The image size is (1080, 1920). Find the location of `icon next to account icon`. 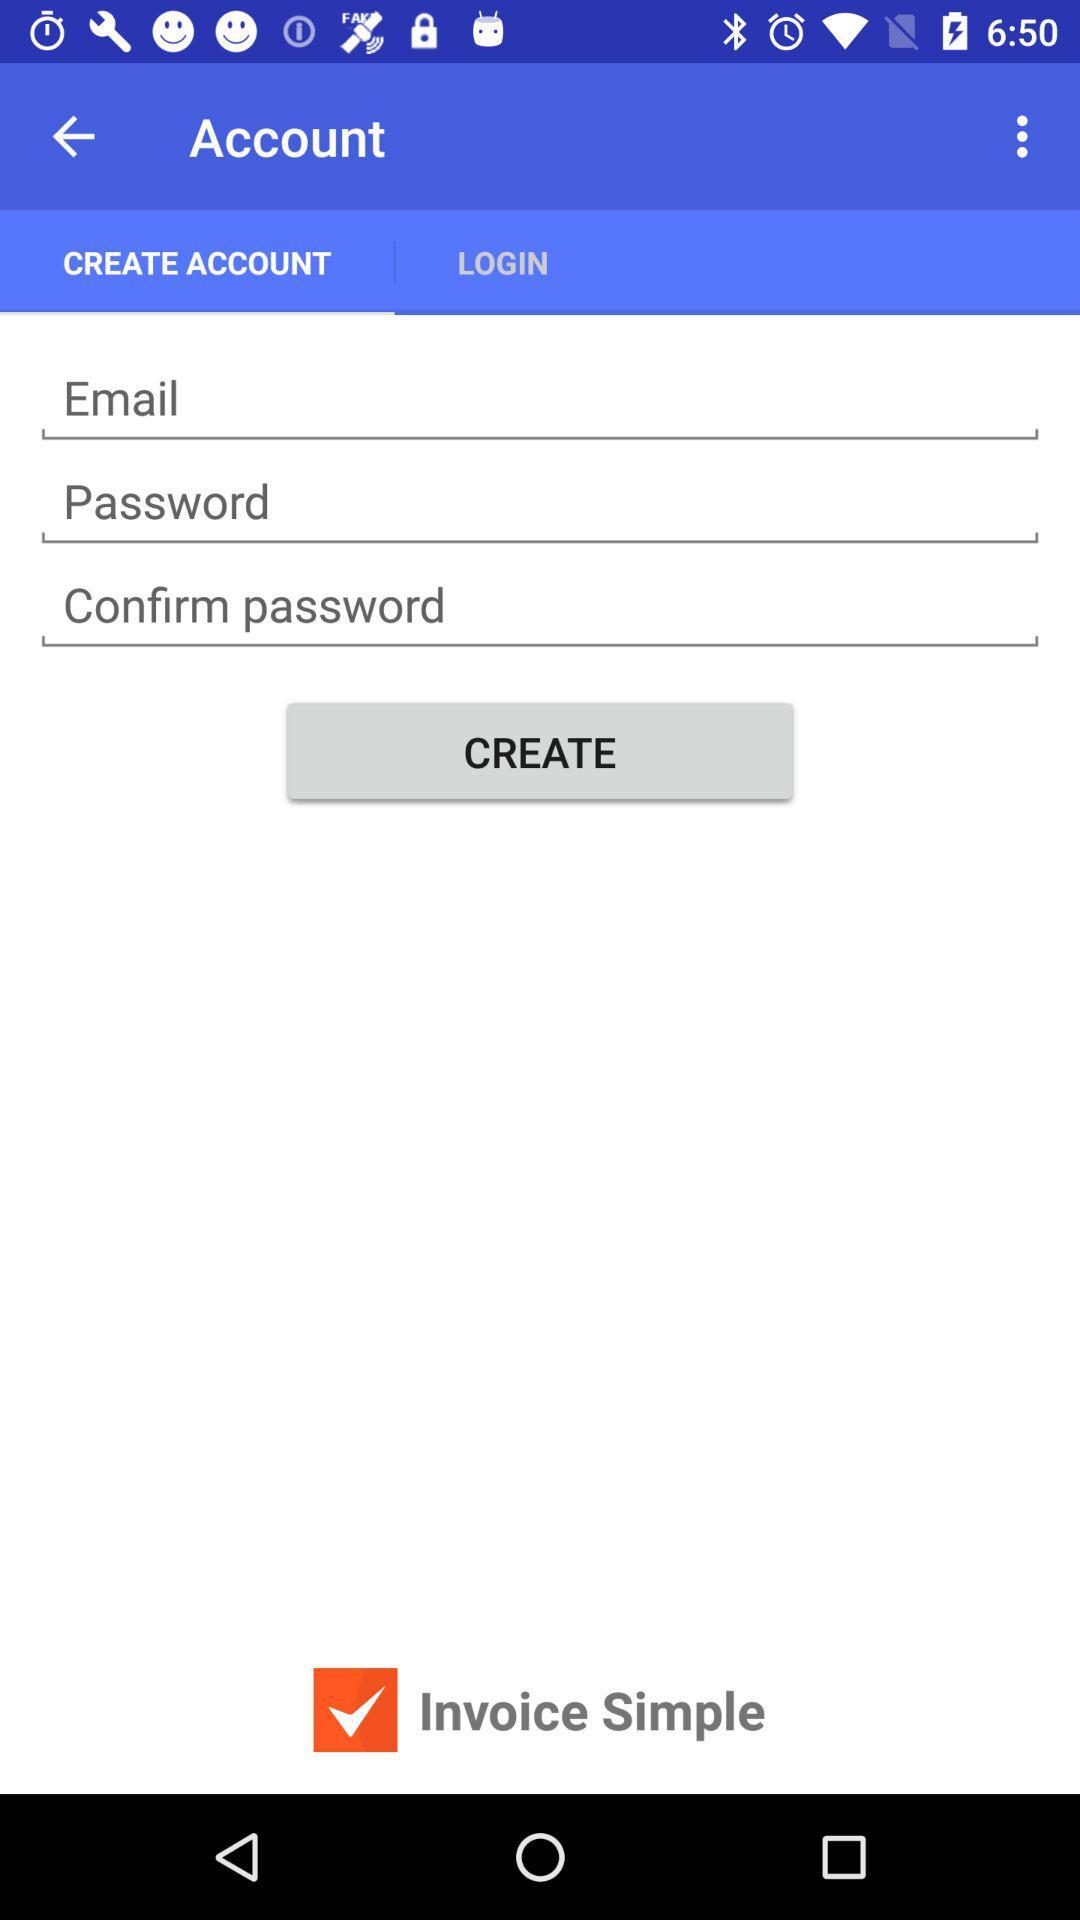

icon next to account icon is located at coordinates (72, 135).